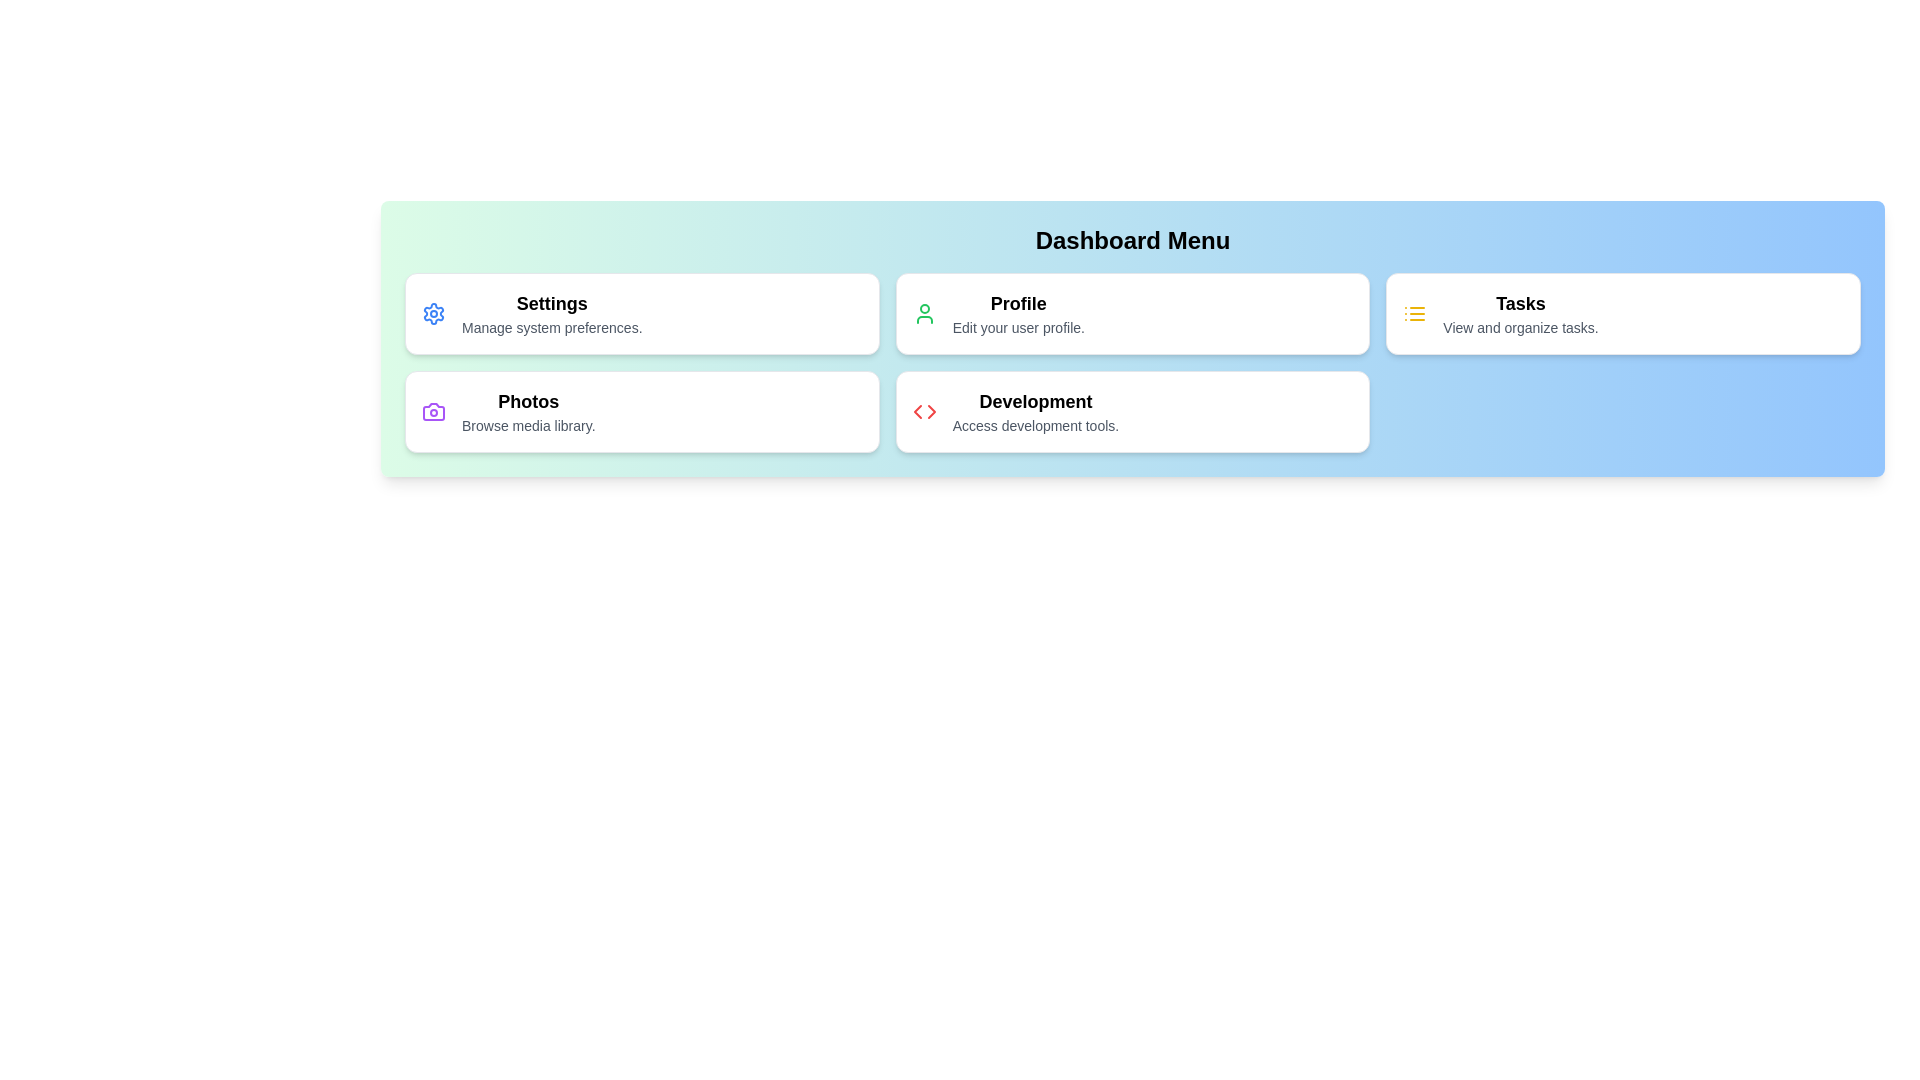 The width and height of the screenshot is (1920, 1080). What do you see at coordinates (1132, 411) in the screenshot?
I see `the menu item labeled Development to navigate to its associated functionality` at bounding box center [1132, 411].